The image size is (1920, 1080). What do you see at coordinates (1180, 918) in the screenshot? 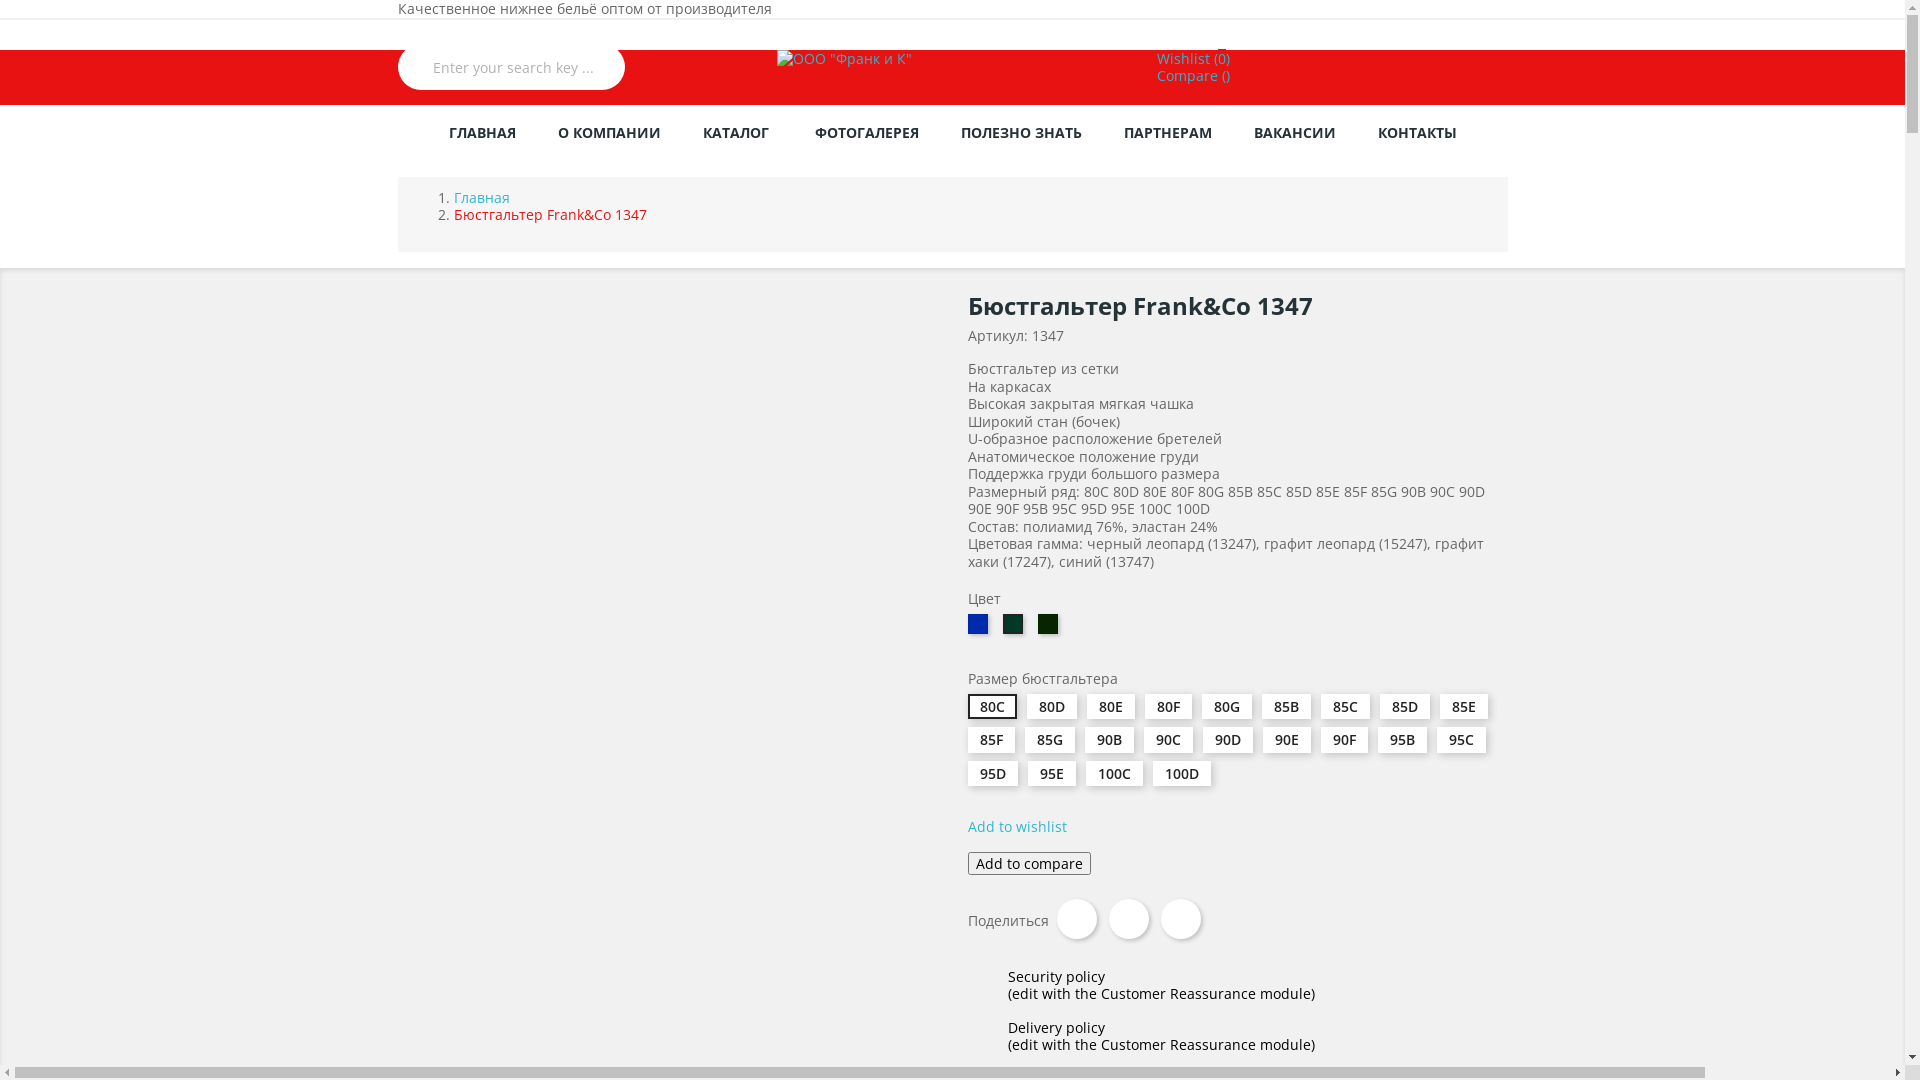
I see `'Pinterest'` at bounding box center [1180, 918].